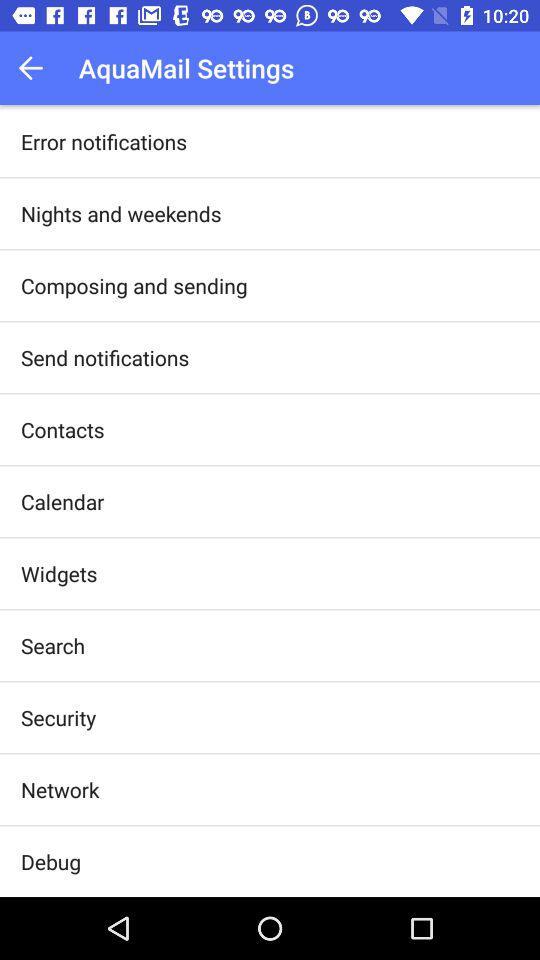  I want to click on the debug item, so click(50, 860).